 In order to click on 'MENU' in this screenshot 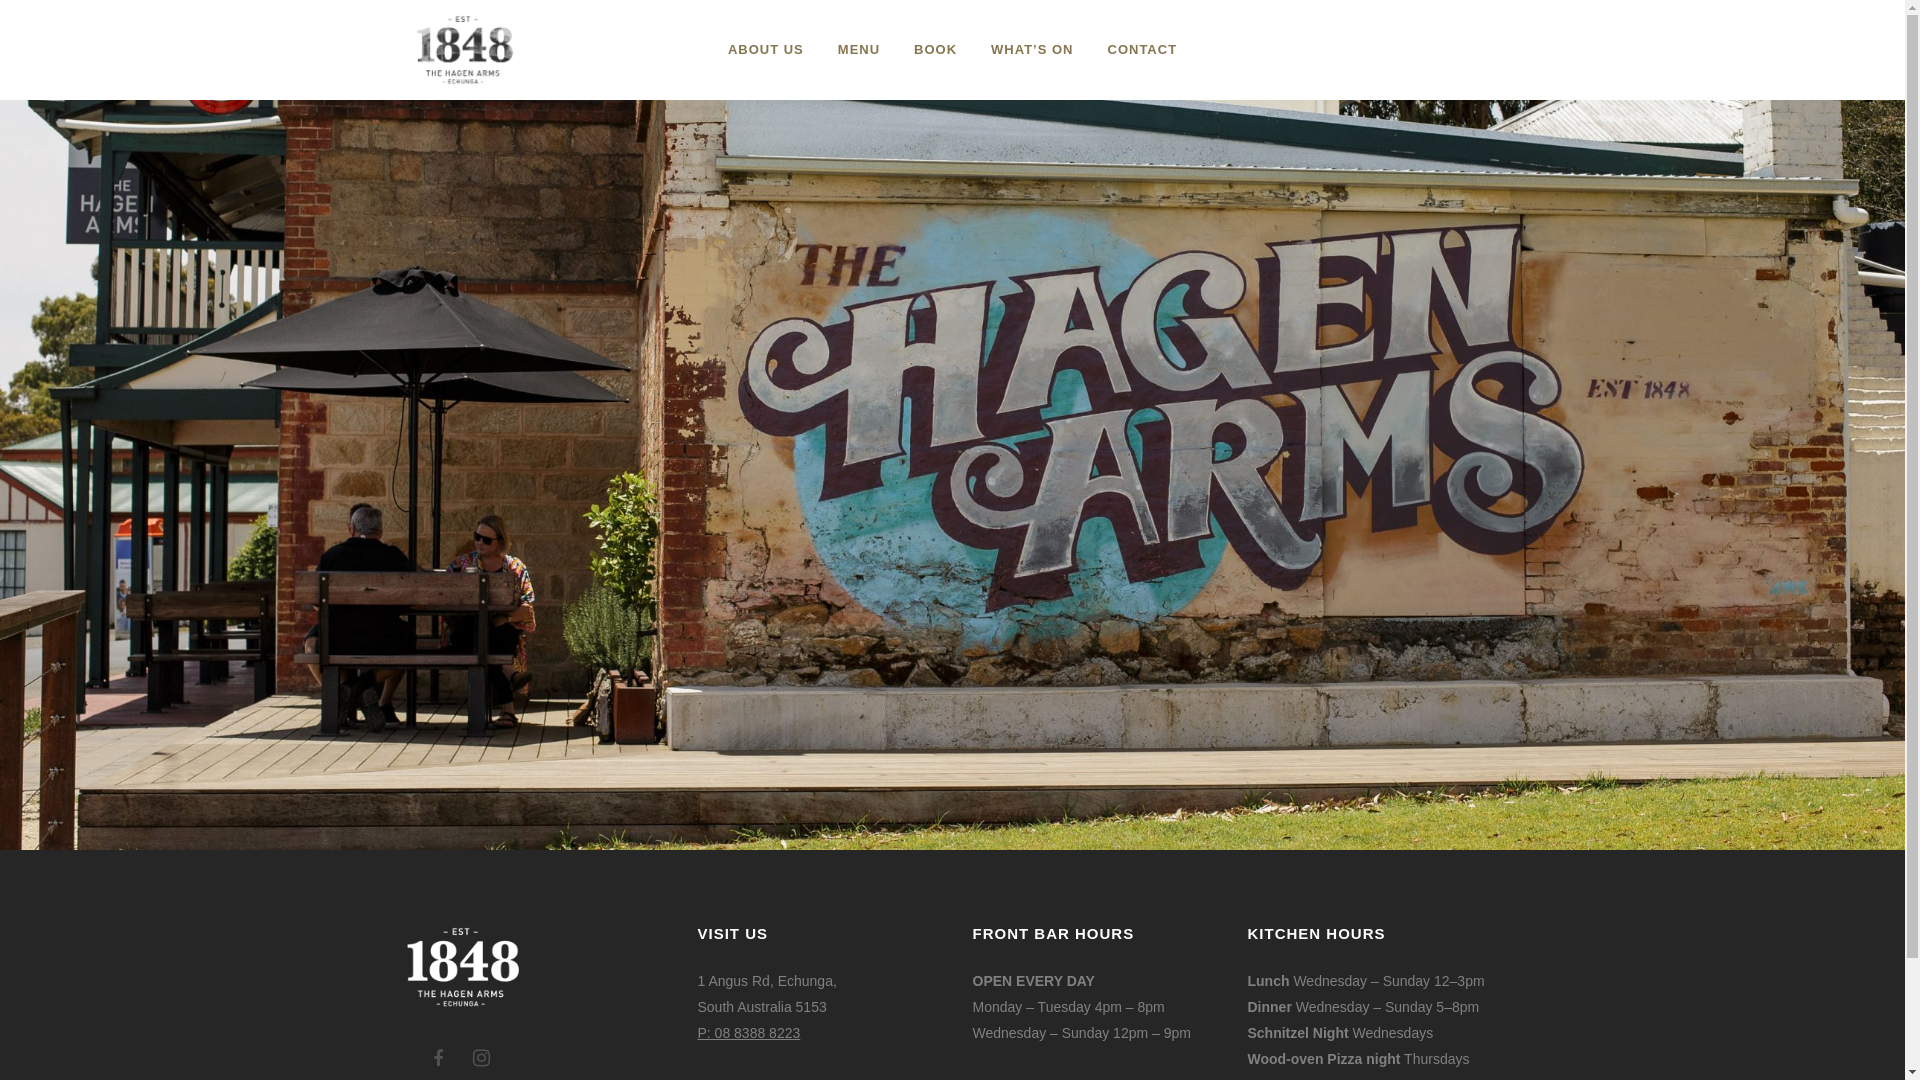, I will do `click(859, 49)`.